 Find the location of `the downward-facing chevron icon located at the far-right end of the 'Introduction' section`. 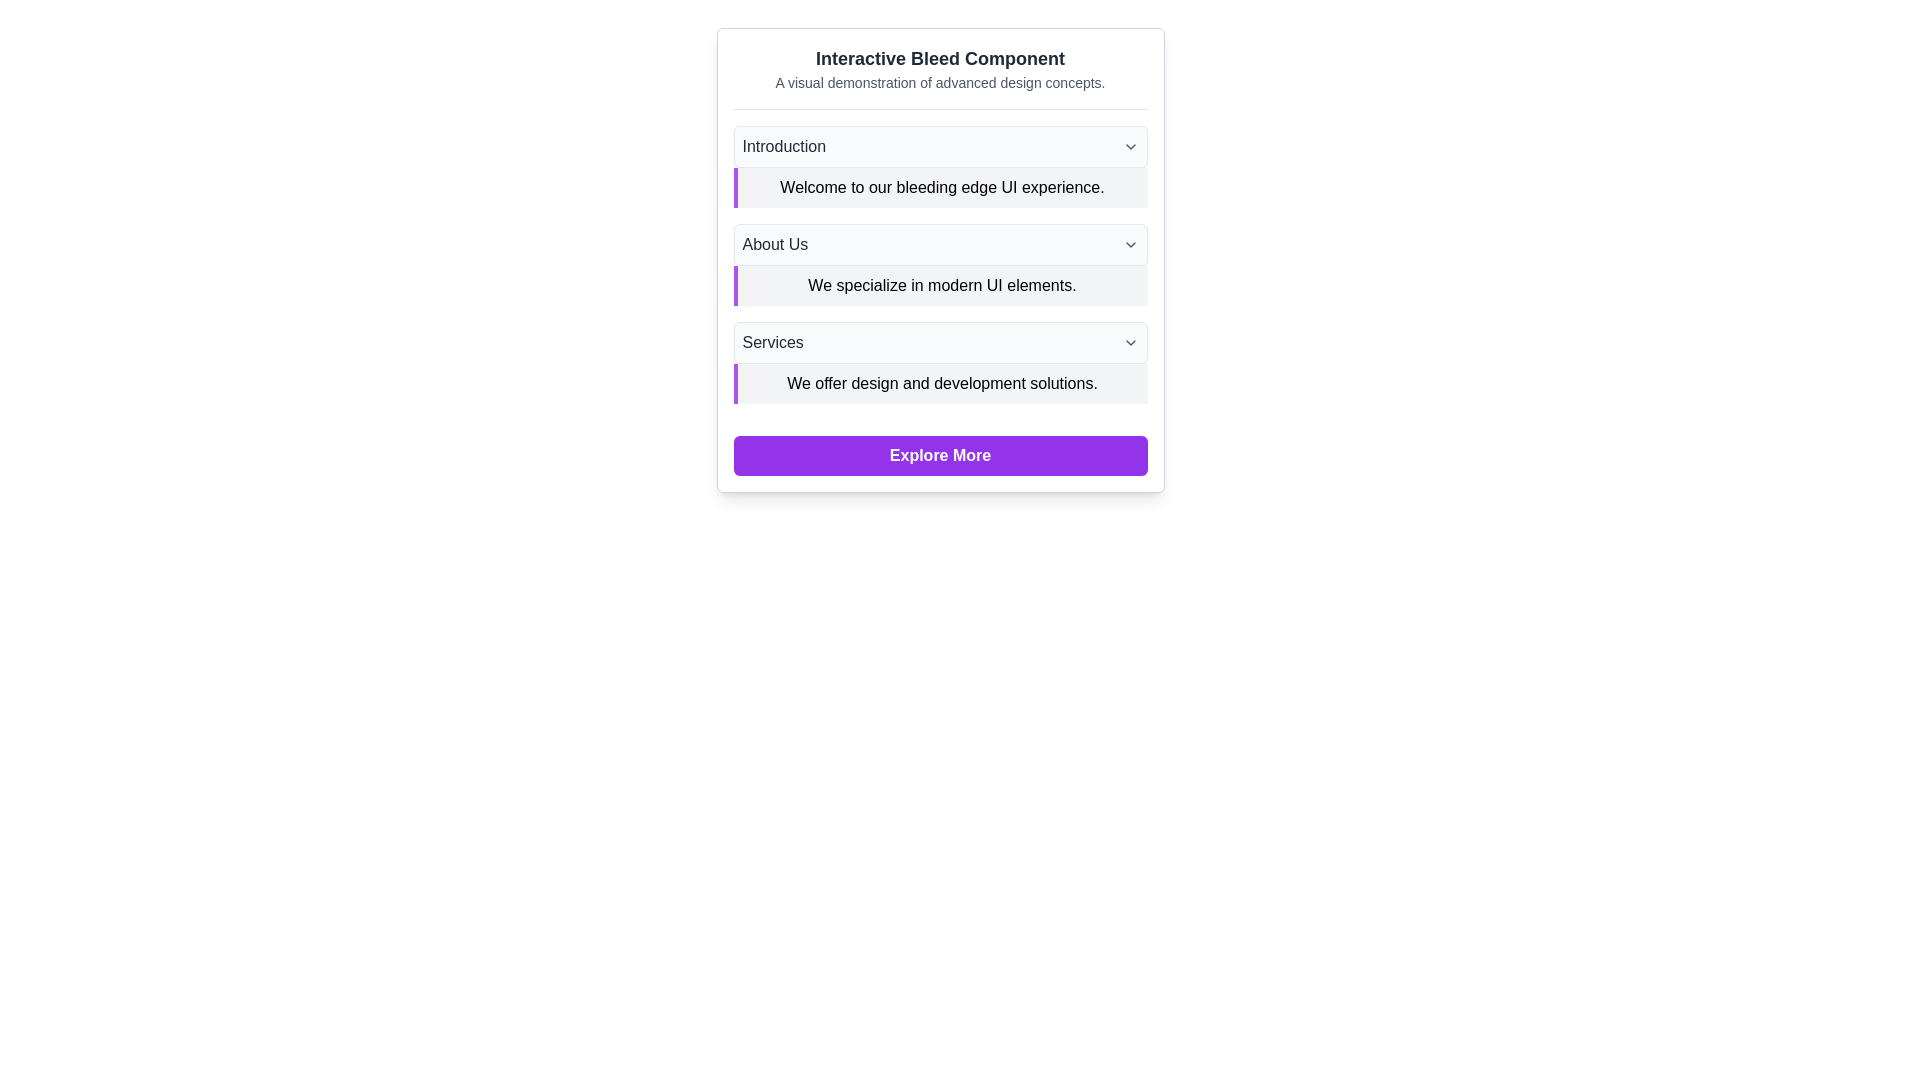

the downward-facing chevron icon located at the far-right end of the 'Introduction' section is located at coordinates (1130, 145).